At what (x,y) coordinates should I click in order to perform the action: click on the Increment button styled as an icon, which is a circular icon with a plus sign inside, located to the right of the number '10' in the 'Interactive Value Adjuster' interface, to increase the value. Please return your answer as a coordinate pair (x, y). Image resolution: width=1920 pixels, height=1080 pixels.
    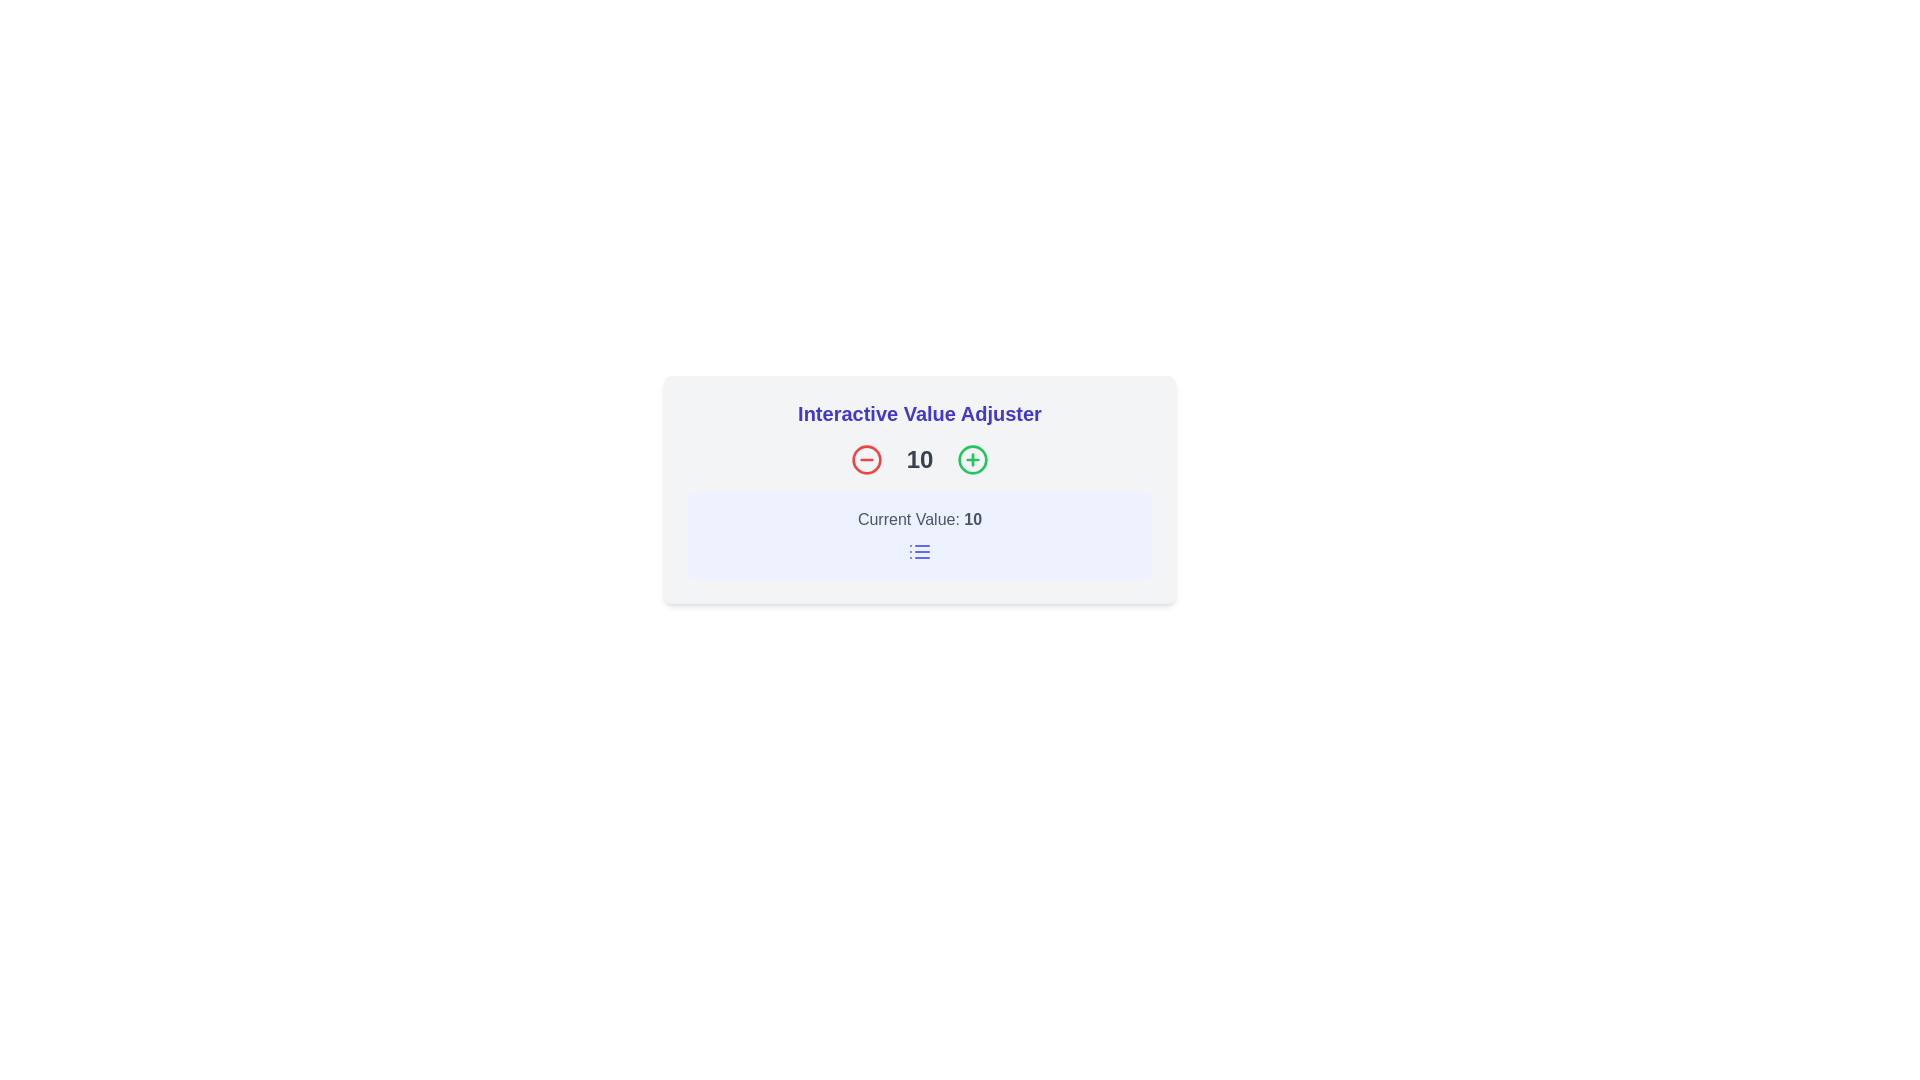
    Looking at the image, I should click on (973, 459).